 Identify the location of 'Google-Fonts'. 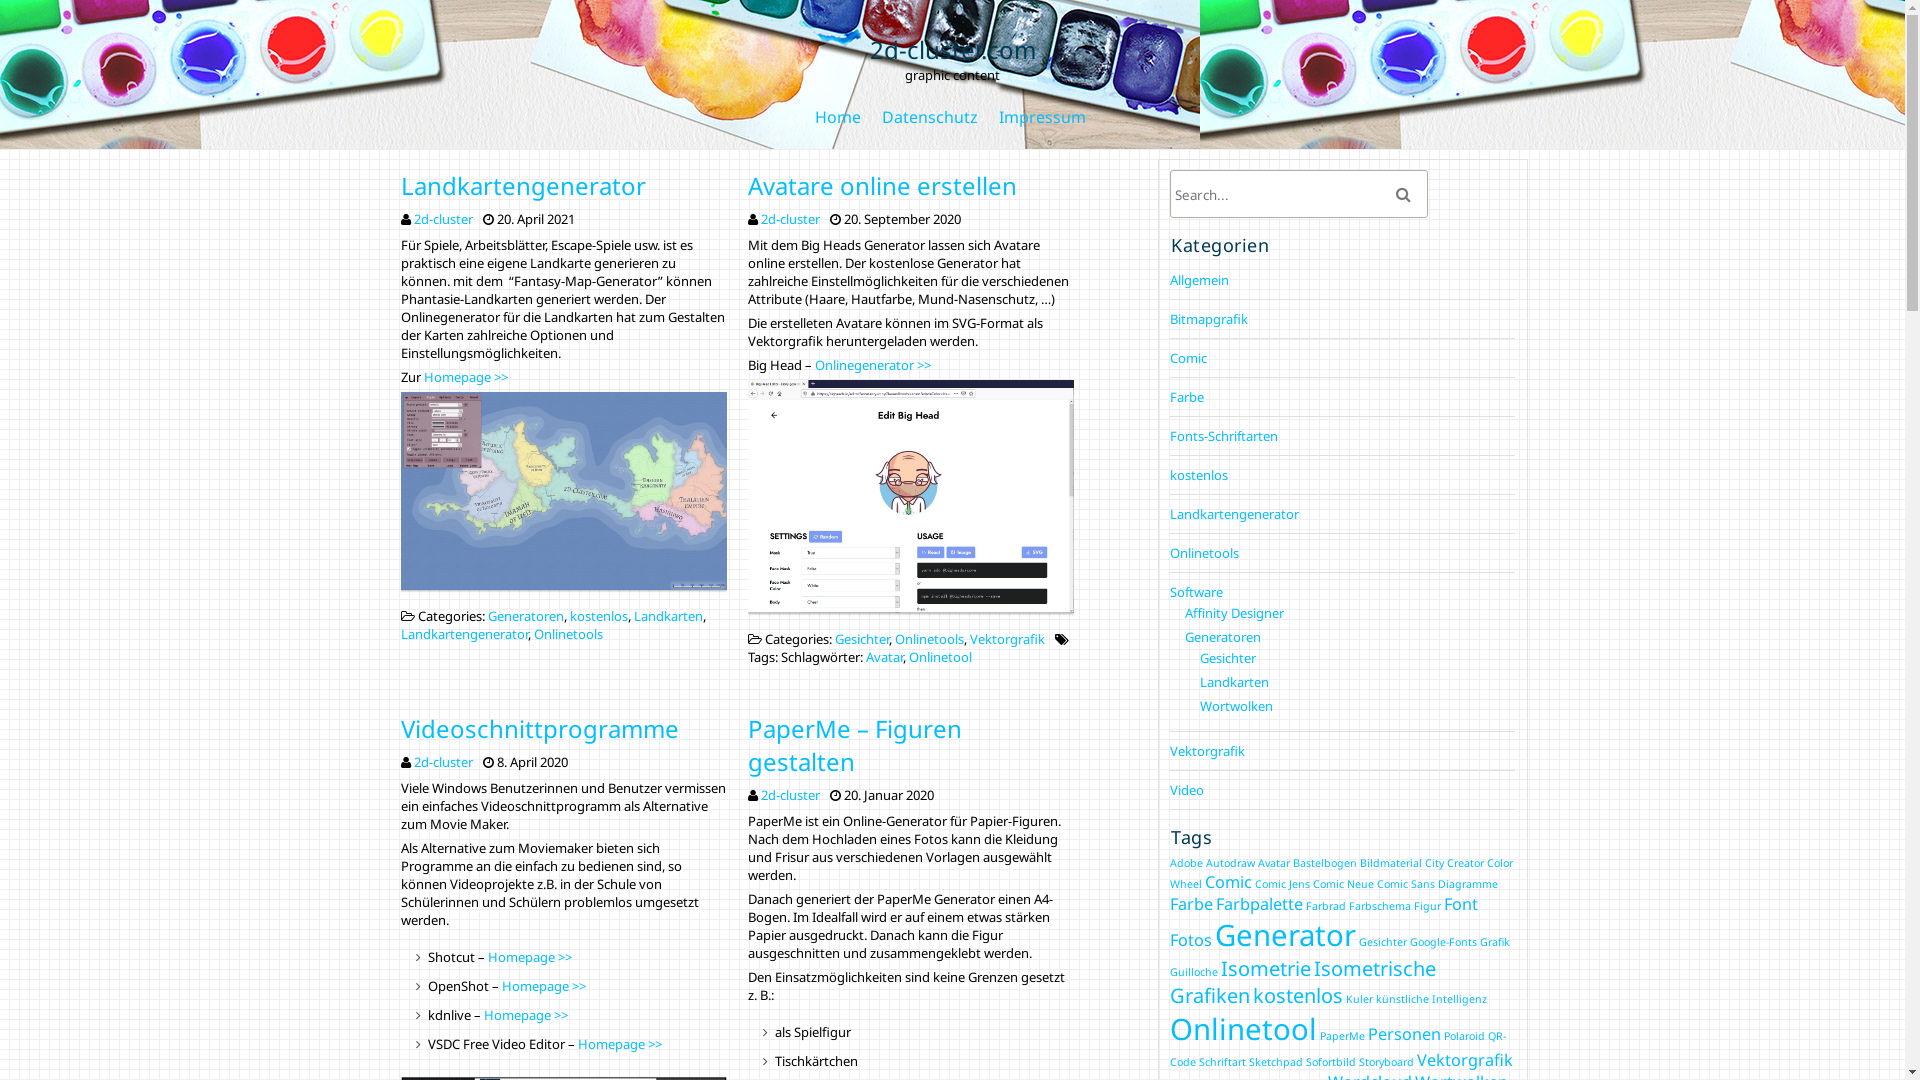
(1443, 941).